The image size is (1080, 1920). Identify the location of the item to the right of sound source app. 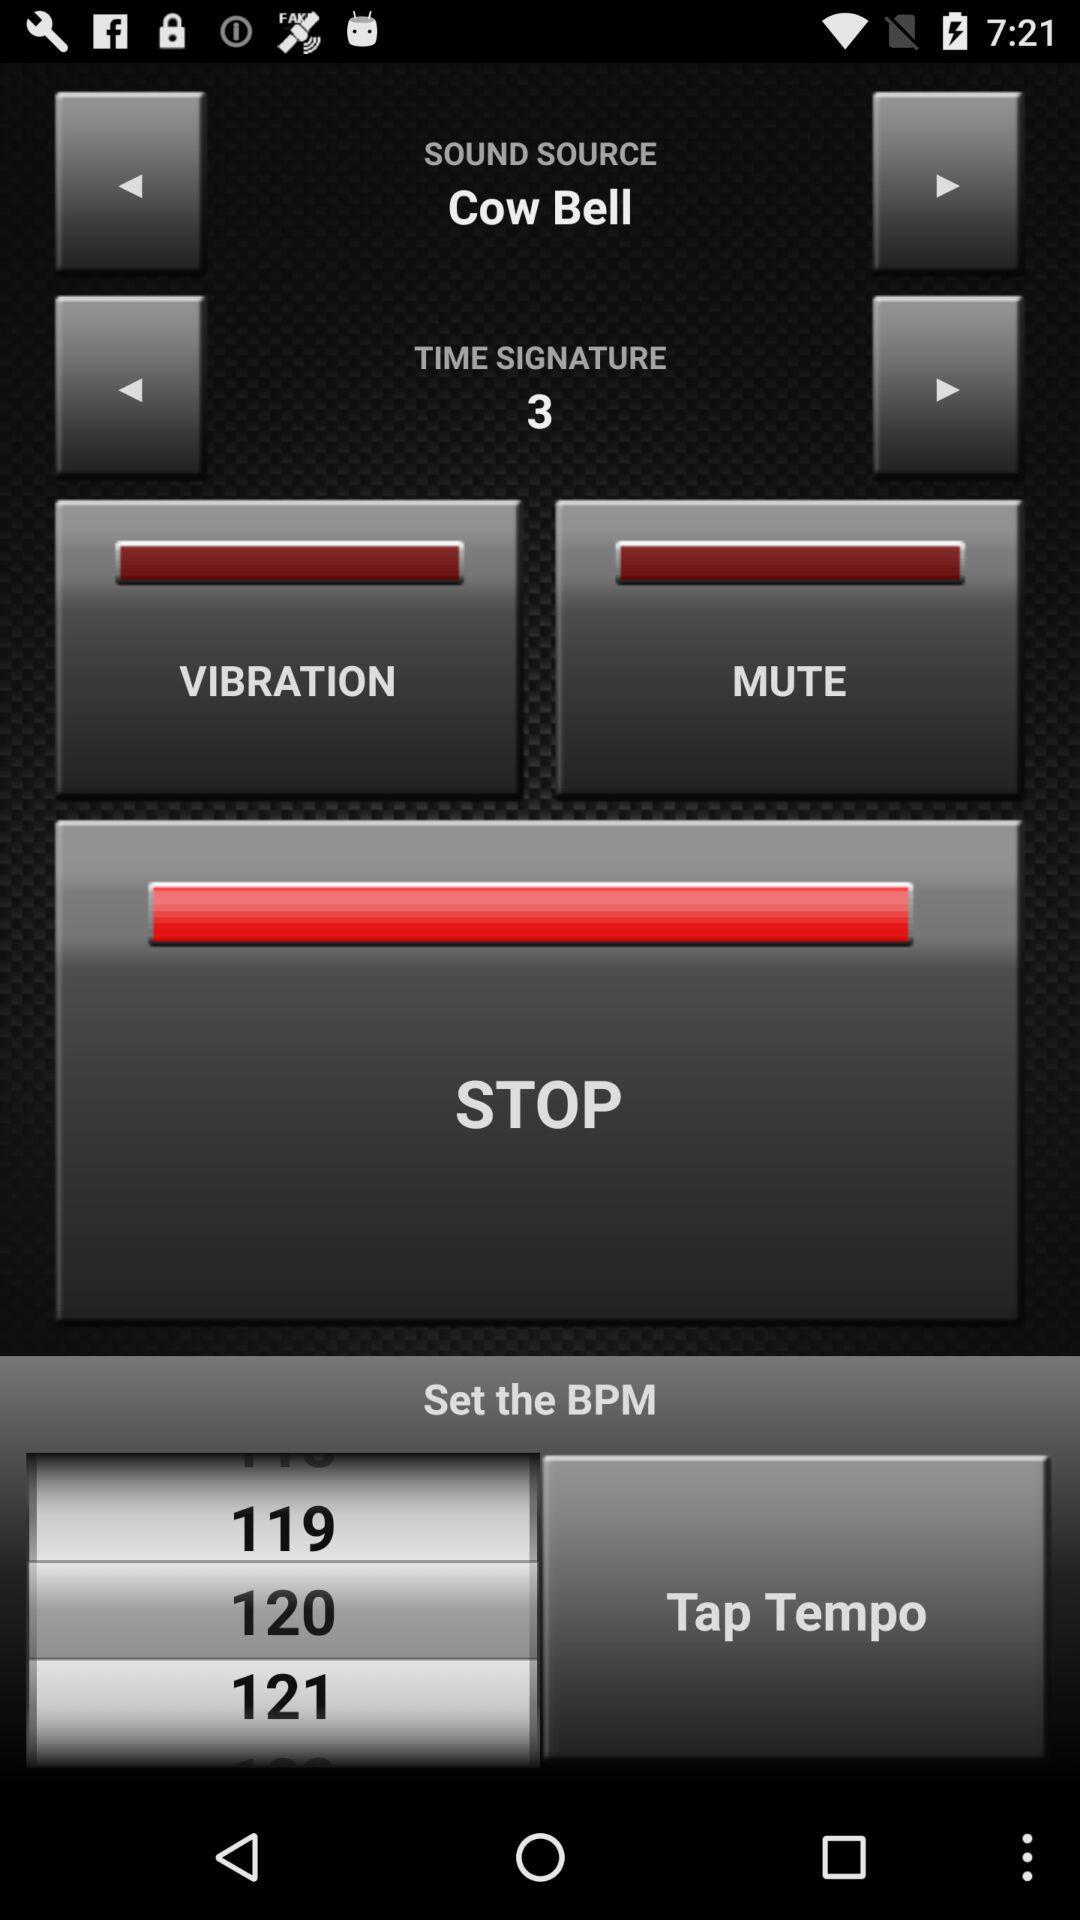
(947, 184).